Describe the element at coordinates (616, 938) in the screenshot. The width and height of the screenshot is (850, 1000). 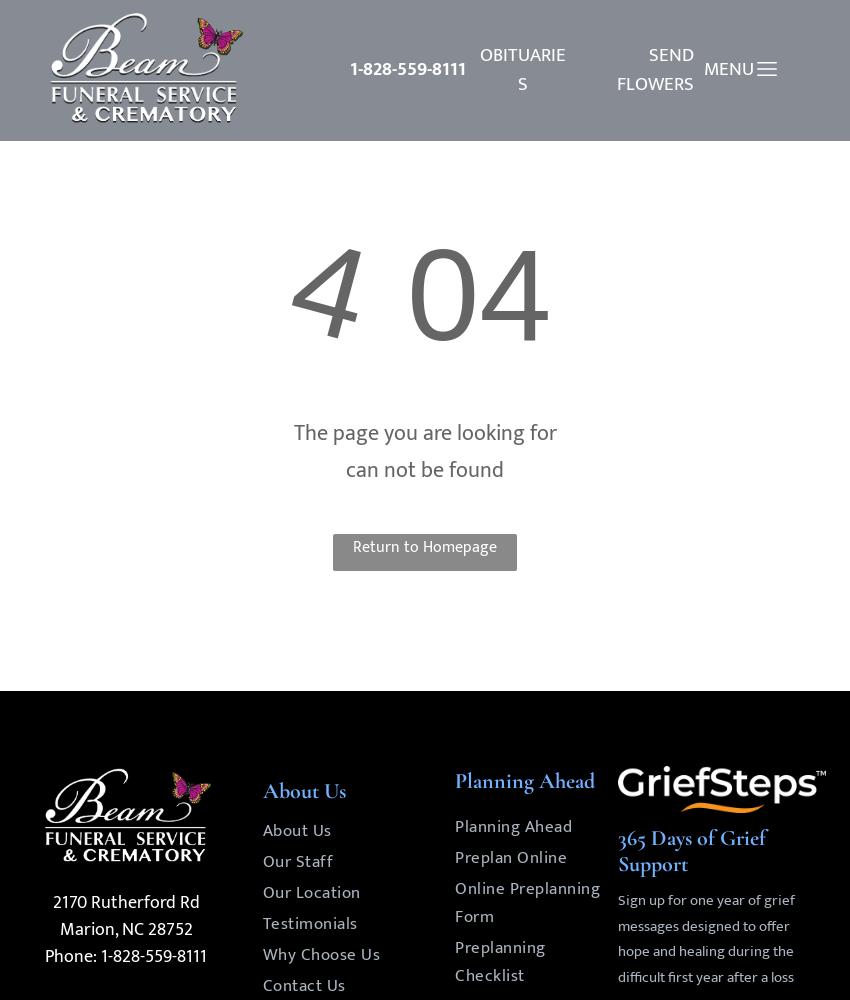
I see `'Sign up for one year of grief messages designed to offer hope and healing during the difficult first year after a loss'` at that location.